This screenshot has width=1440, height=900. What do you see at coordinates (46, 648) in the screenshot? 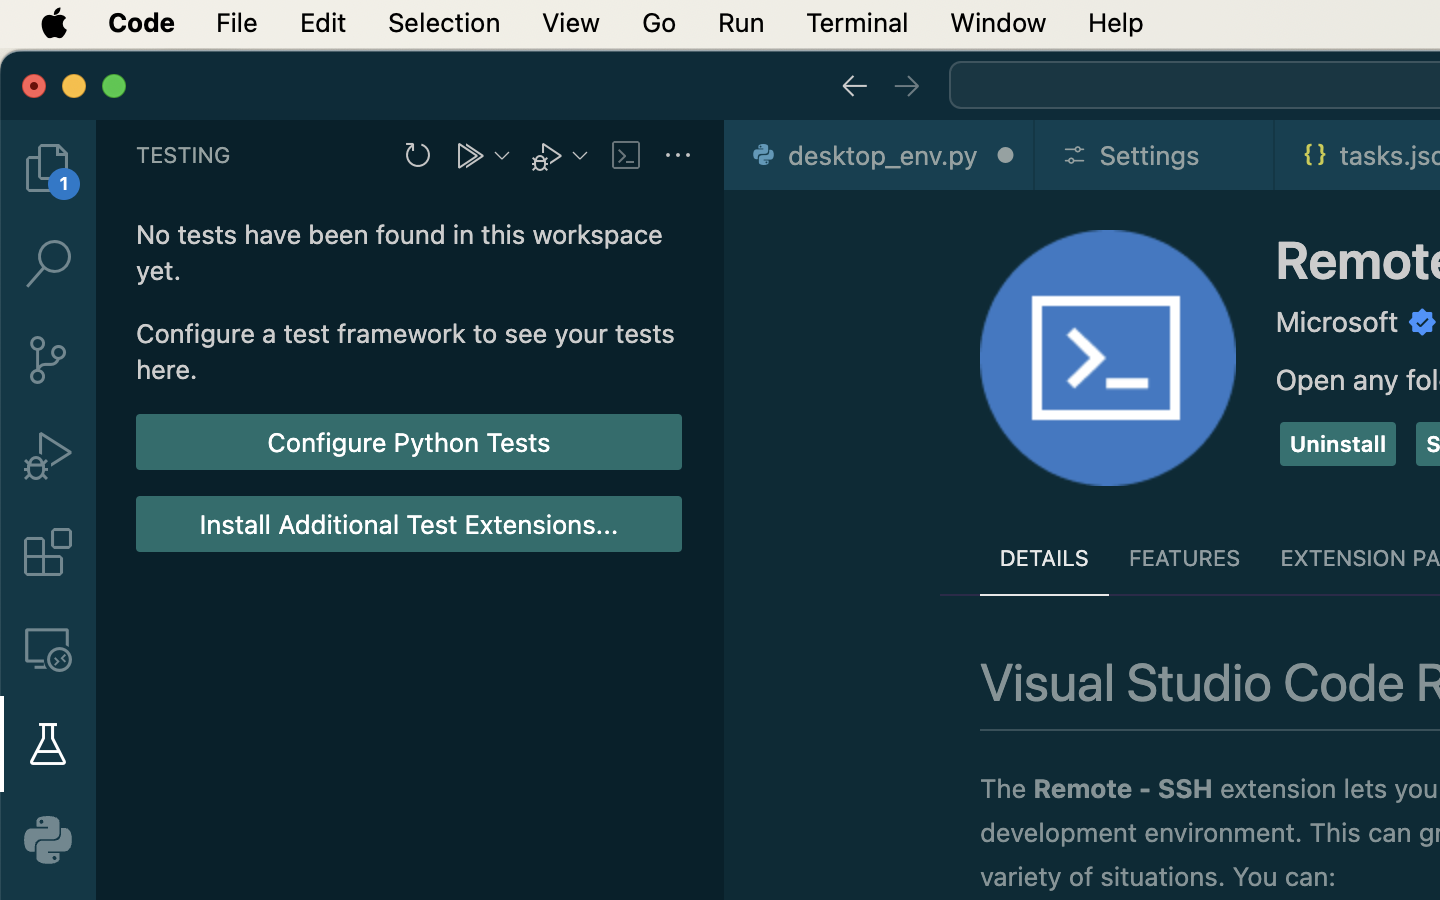
I see `''` at bounding box center [46, 648].